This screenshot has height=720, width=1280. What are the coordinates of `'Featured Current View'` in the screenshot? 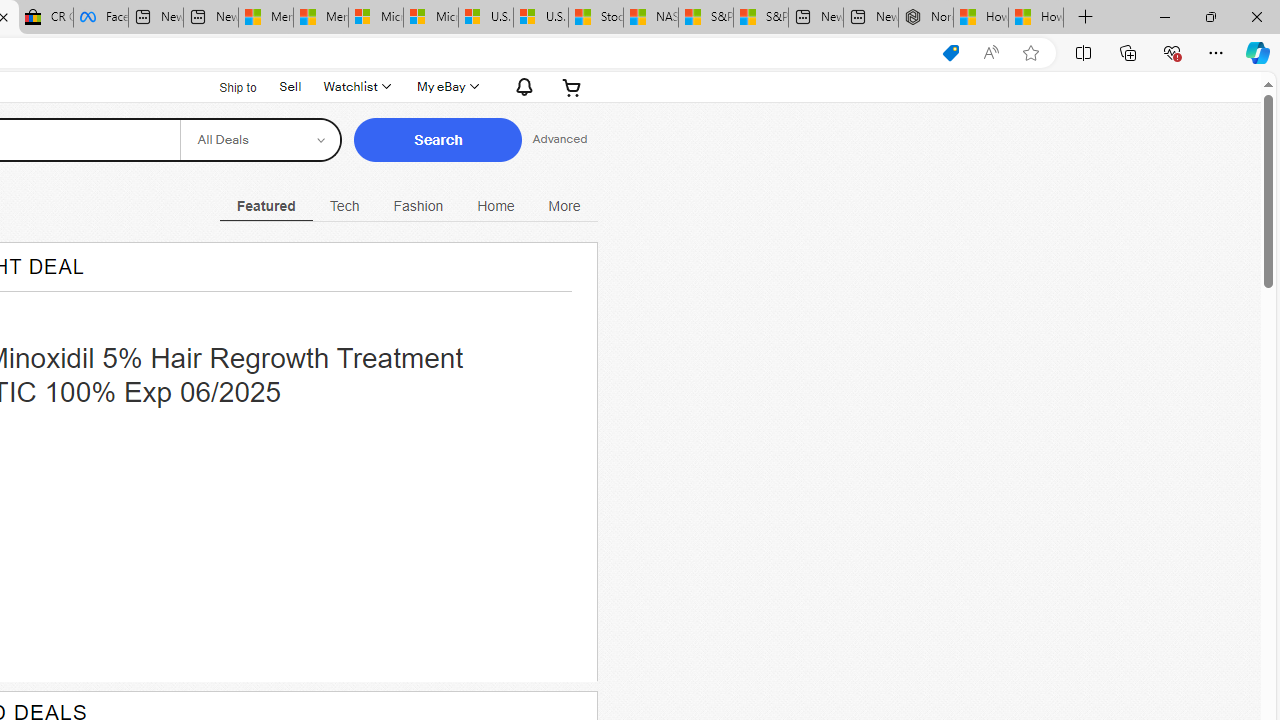 It's located at (265, 205).